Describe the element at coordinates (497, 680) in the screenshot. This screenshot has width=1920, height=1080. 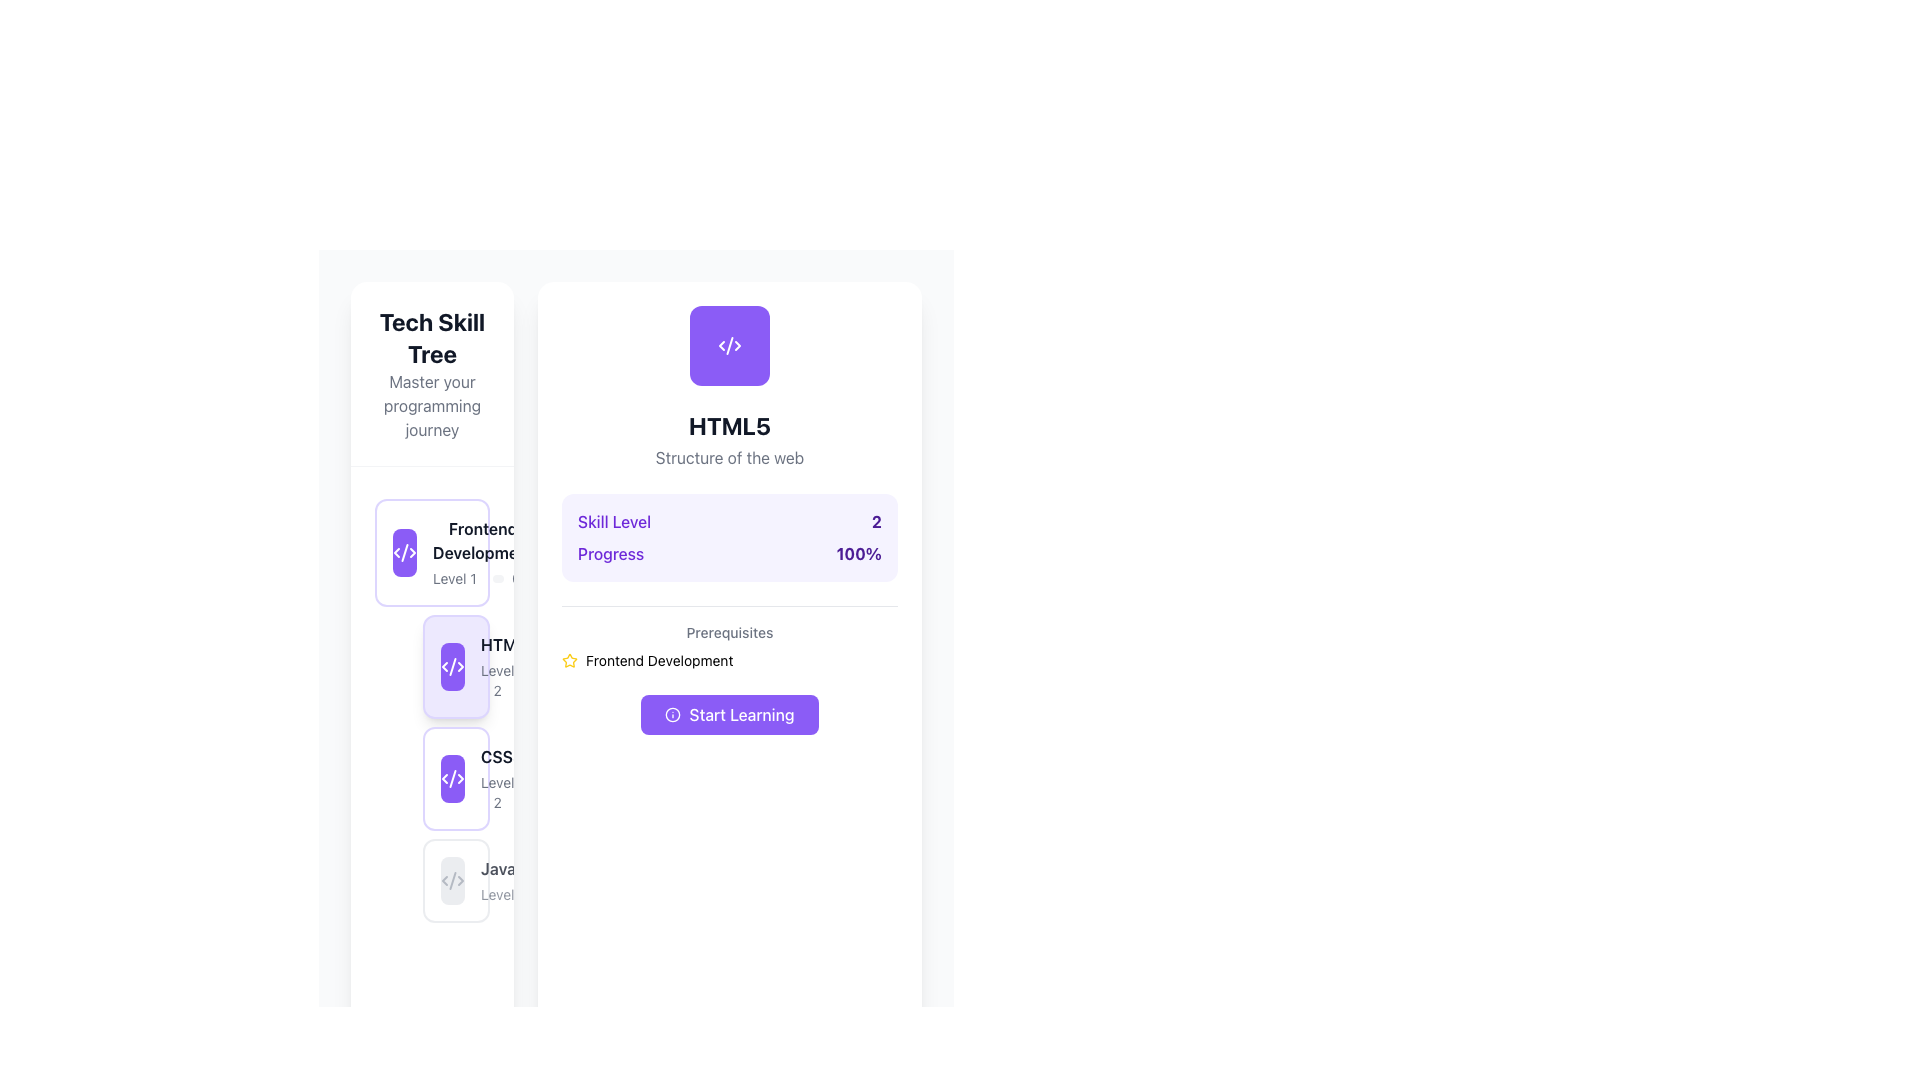
I see `the 'Level 2' text label, which is styled in a small muted gray font and is part of a skill levels group, positioned at the top-left corner before the progress bar` at that location.